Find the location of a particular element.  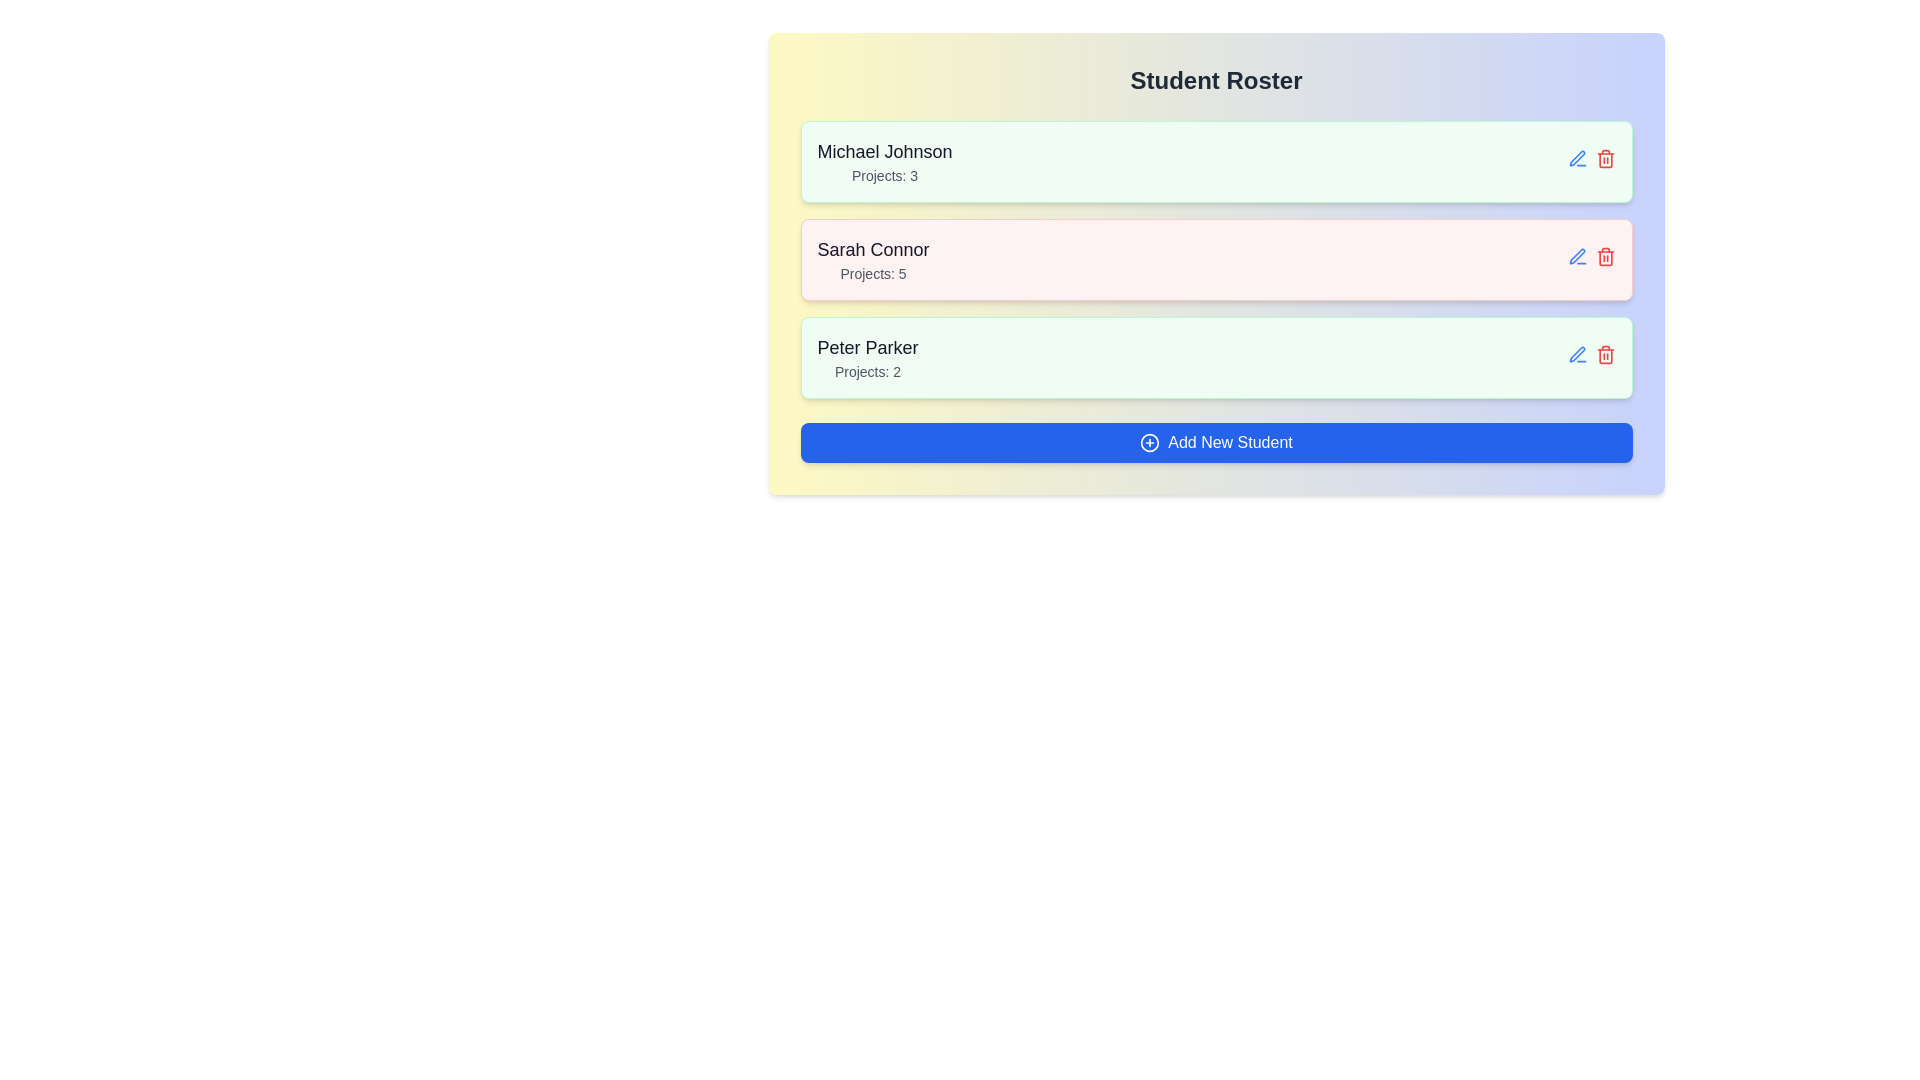

the 'Add New Student' button to initiate the process of adding a new student is located at coordinates (1215, 442).